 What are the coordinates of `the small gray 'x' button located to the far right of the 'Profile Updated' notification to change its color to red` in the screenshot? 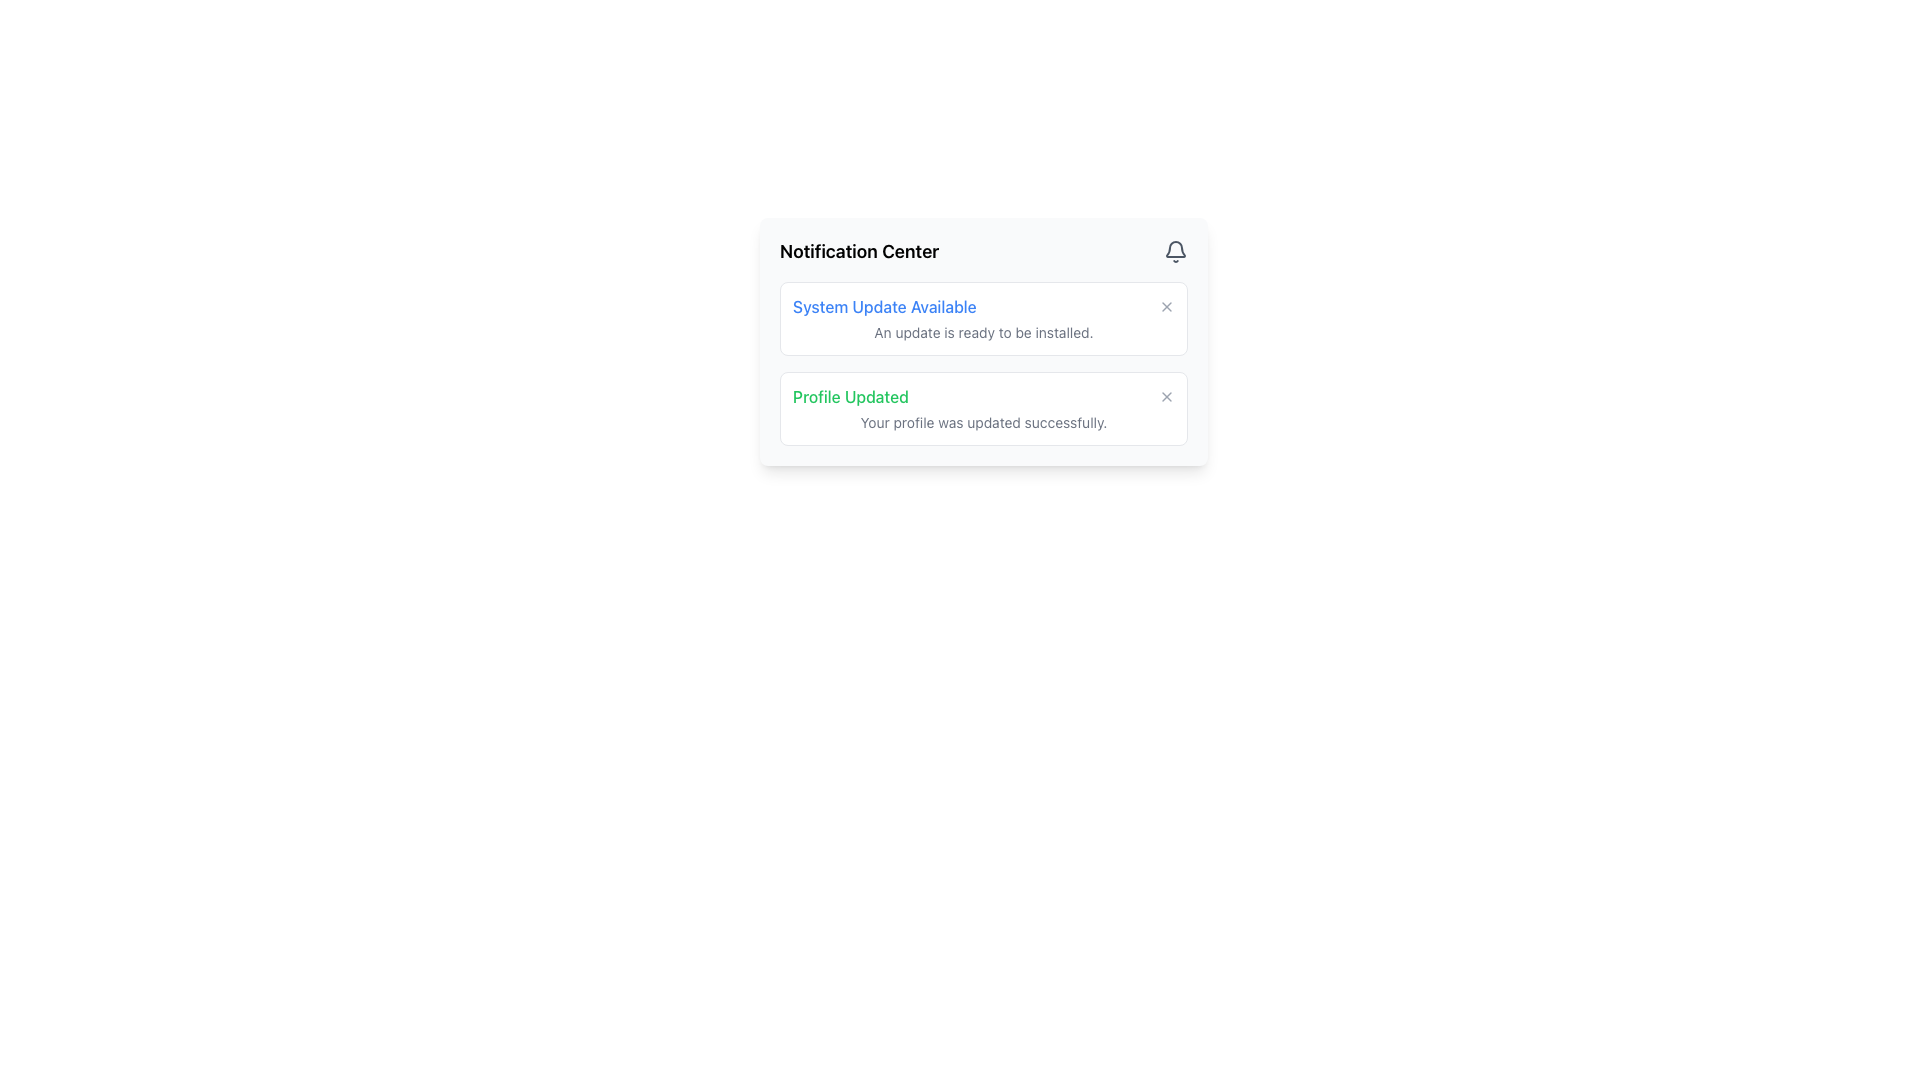 It's located at (1166, 397).